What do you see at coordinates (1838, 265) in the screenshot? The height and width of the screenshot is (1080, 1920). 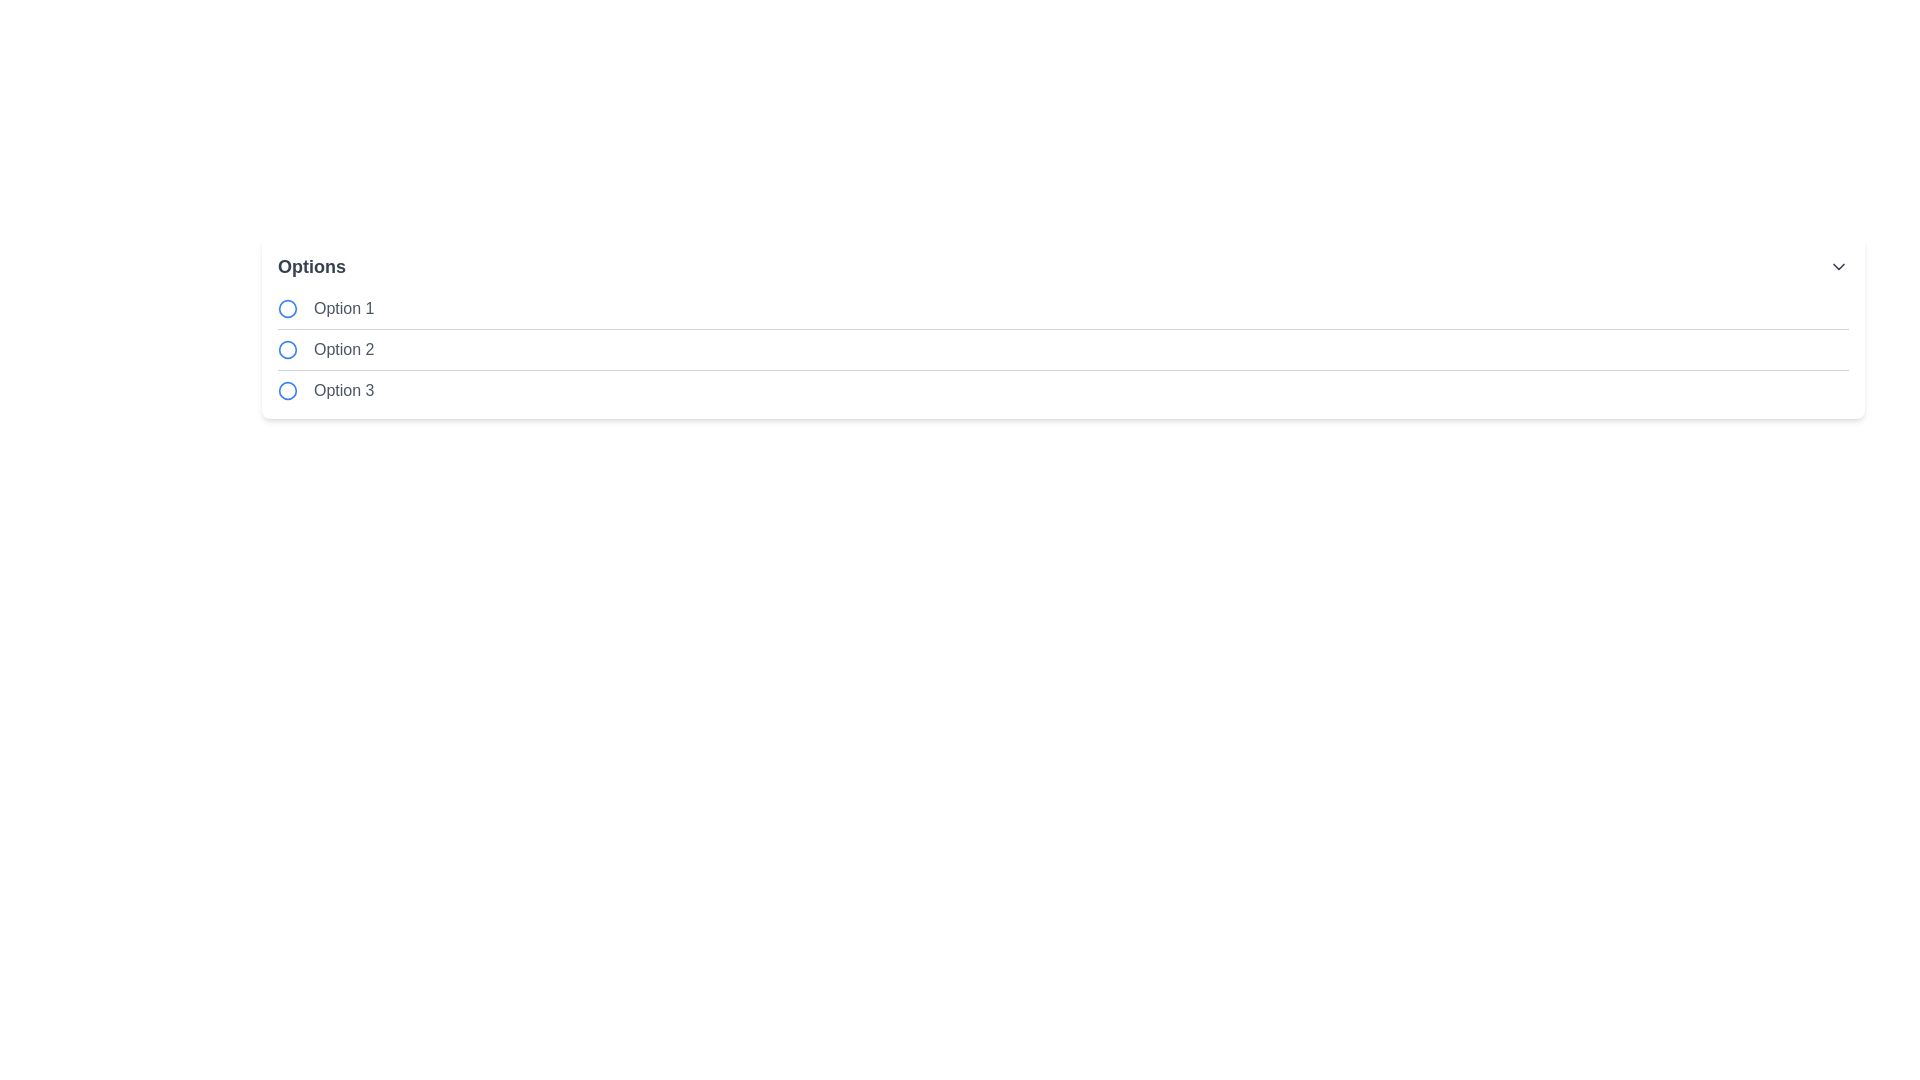 I see `the chevron icon located on the far right side of the 'Options' header` at bounding box center [1838, 265].